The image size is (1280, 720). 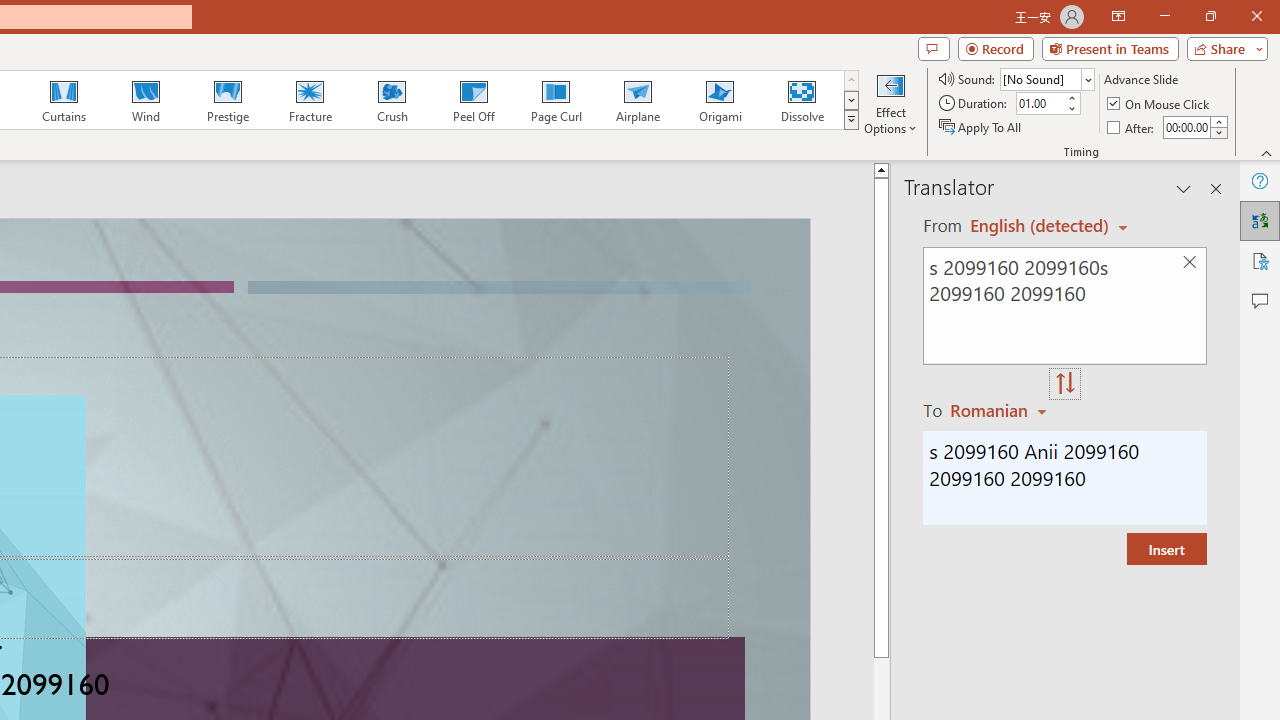 What do you see at coordinates (802, 100) in the screenshot?
I see `'Dissolve'` at bounding box center [802, 100].